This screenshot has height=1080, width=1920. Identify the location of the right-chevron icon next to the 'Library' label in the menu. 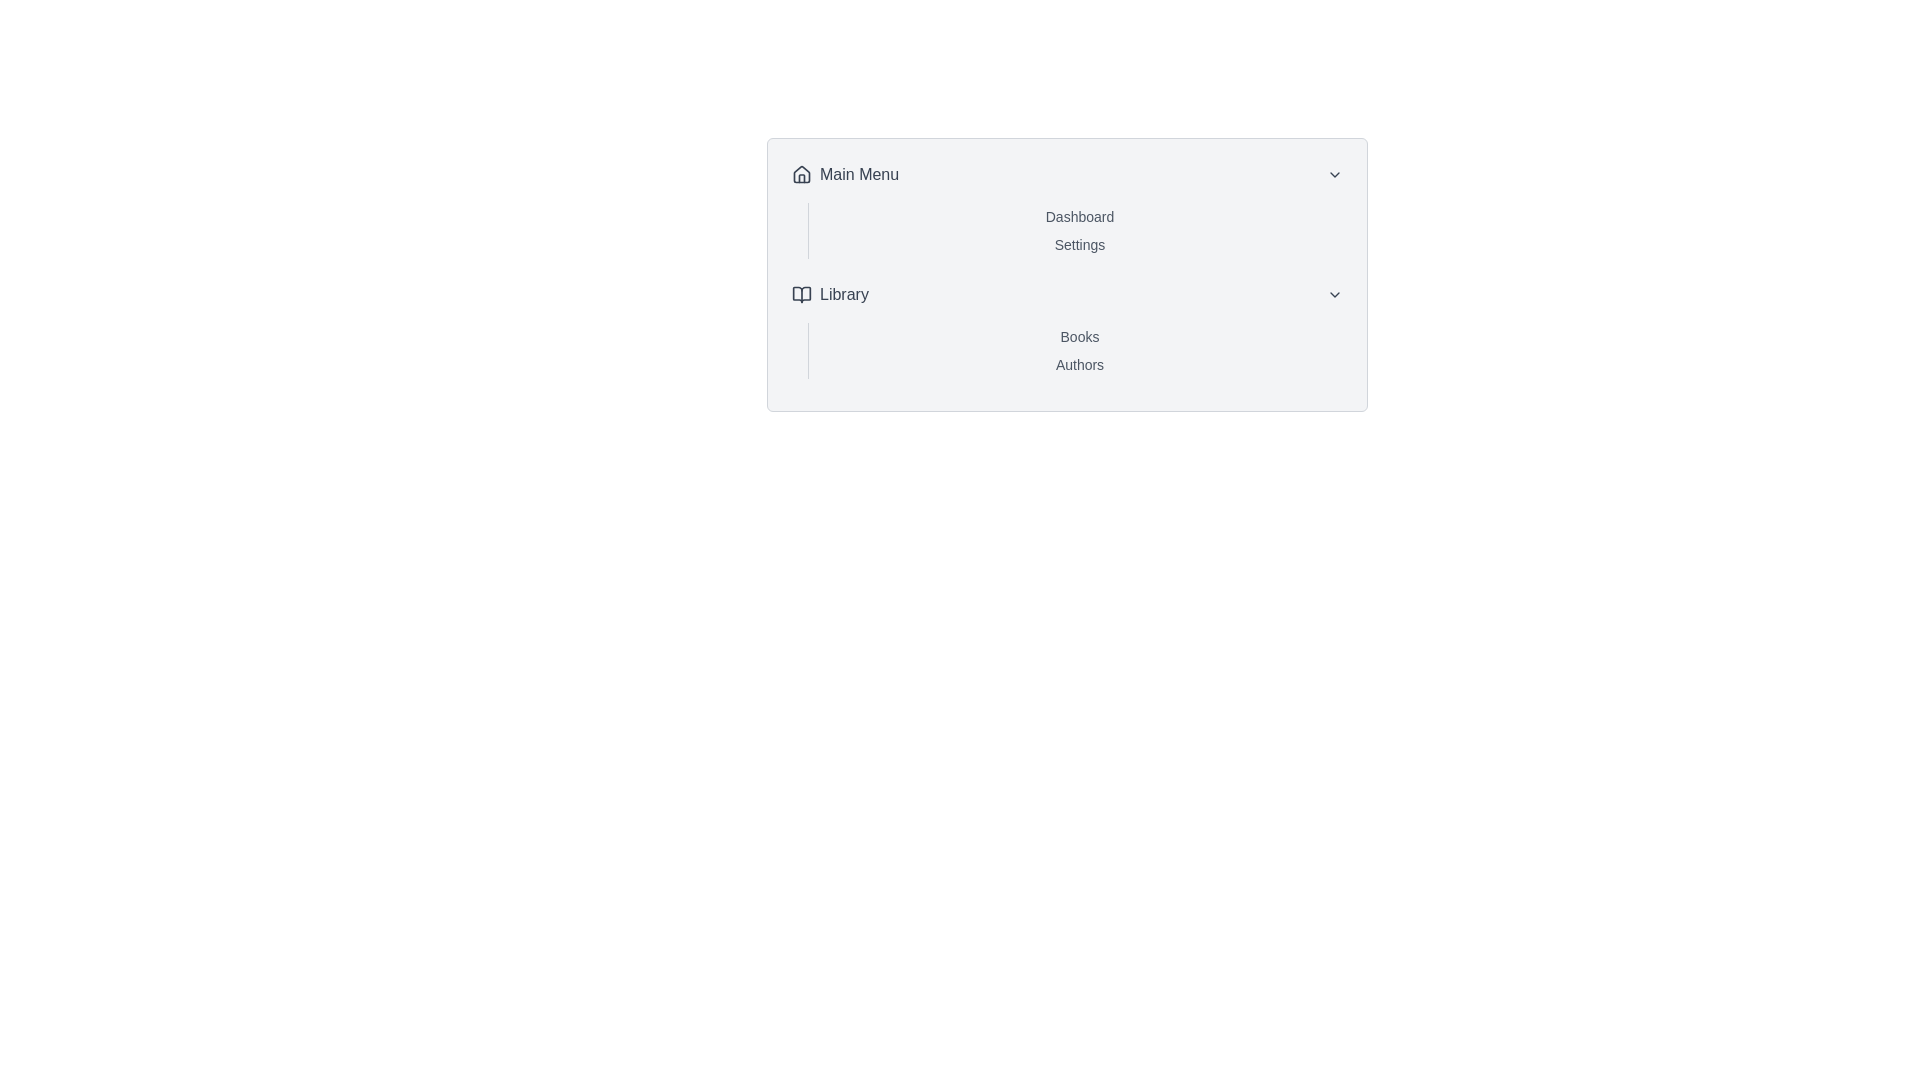
(1334, 294).